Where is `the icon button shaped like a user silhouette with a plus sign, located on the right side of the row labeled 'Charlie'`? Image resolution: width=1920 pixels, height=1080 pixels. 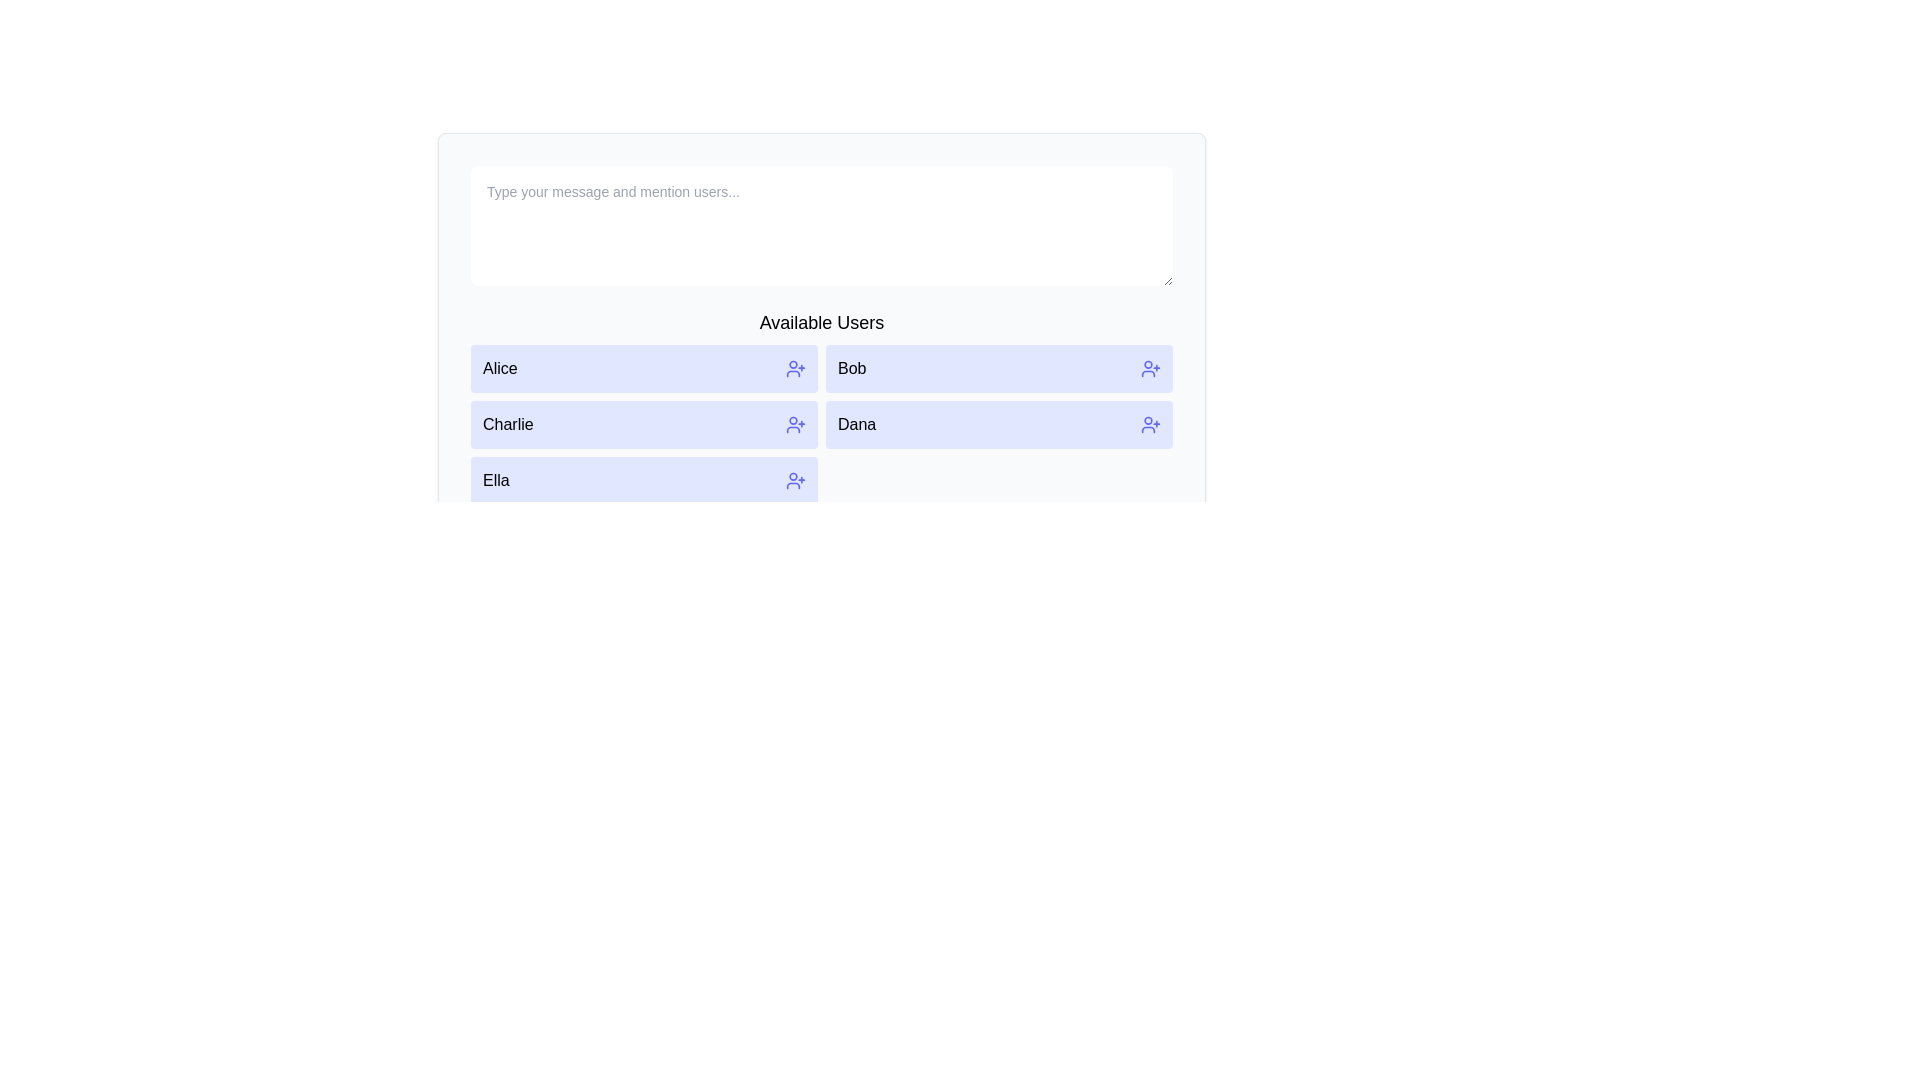
the icon button shaped like a user silhouette with a plus sign, located on the right side of the row labeled 'Charlie' is located at coordinates (795, 423).